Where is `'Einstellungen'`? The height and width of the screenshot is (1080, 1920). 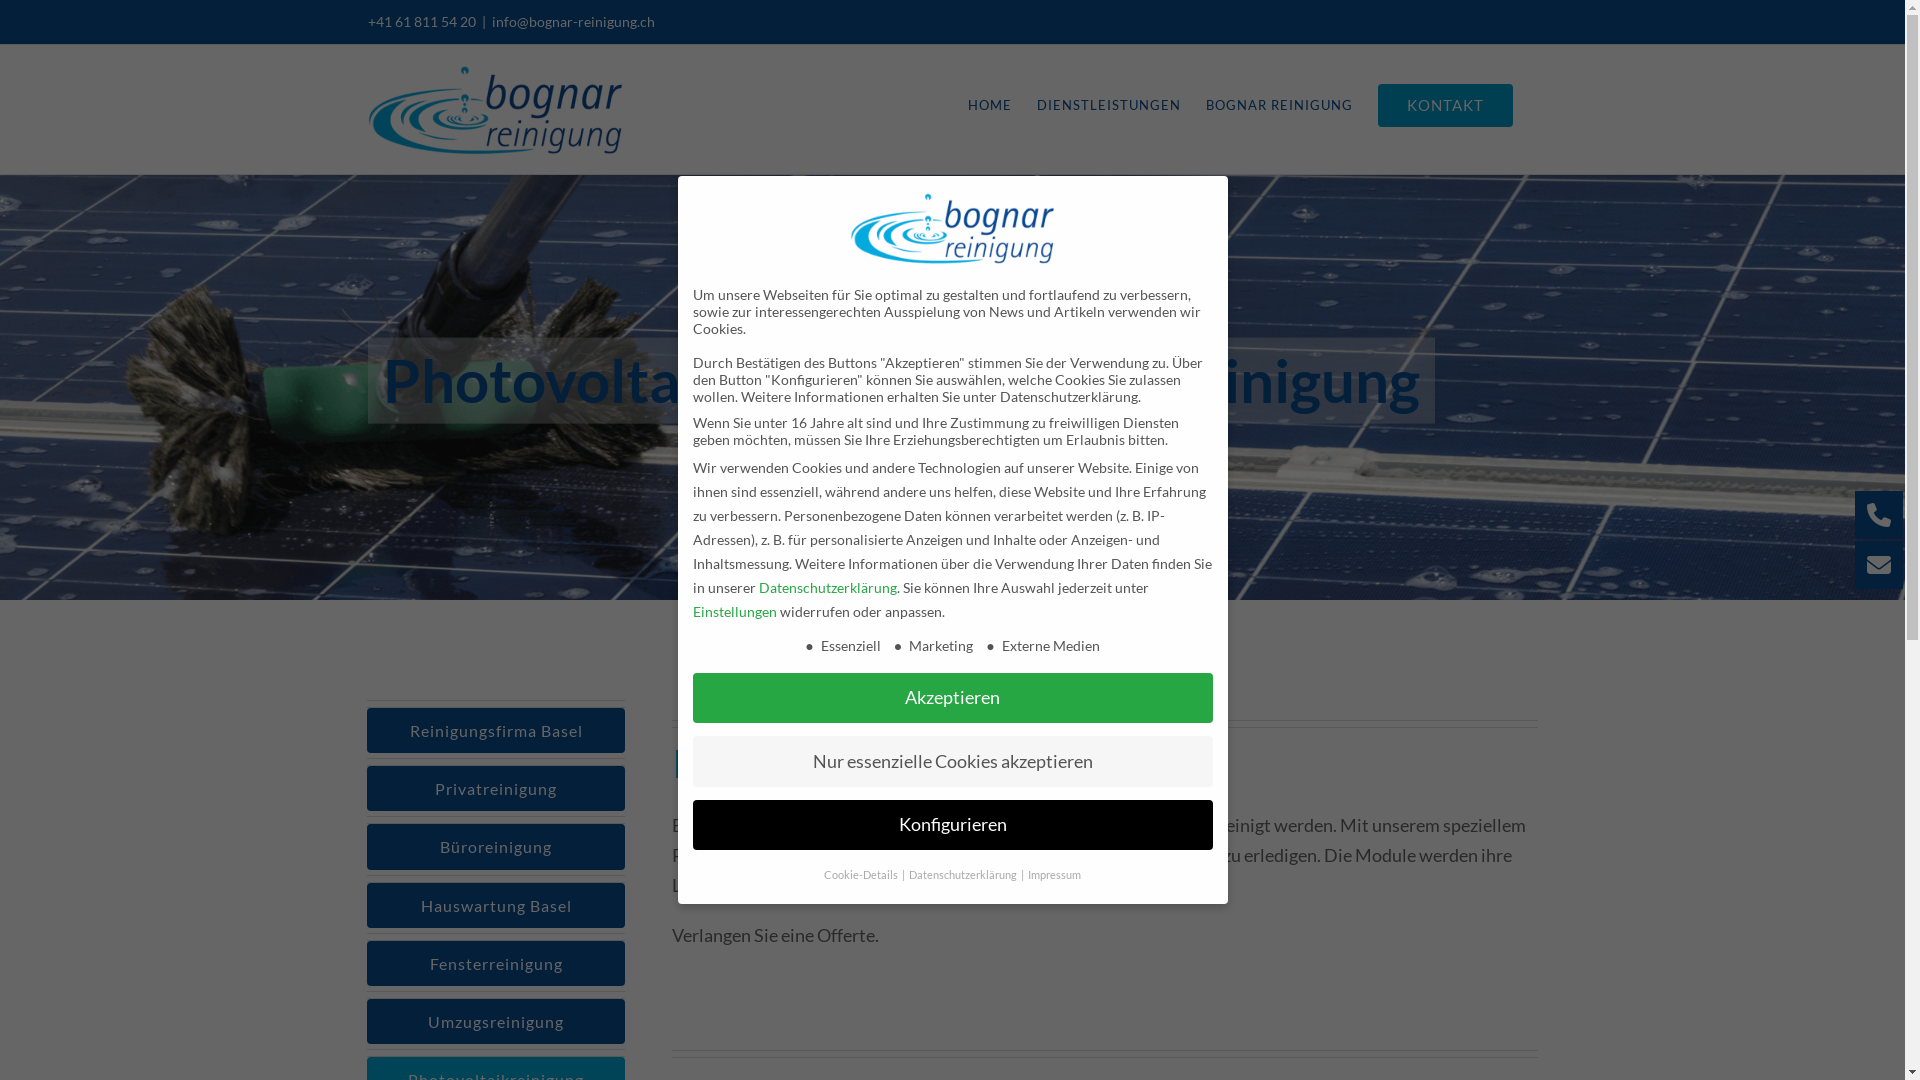 'Einstellungen' is located at coordinates (733, 610).